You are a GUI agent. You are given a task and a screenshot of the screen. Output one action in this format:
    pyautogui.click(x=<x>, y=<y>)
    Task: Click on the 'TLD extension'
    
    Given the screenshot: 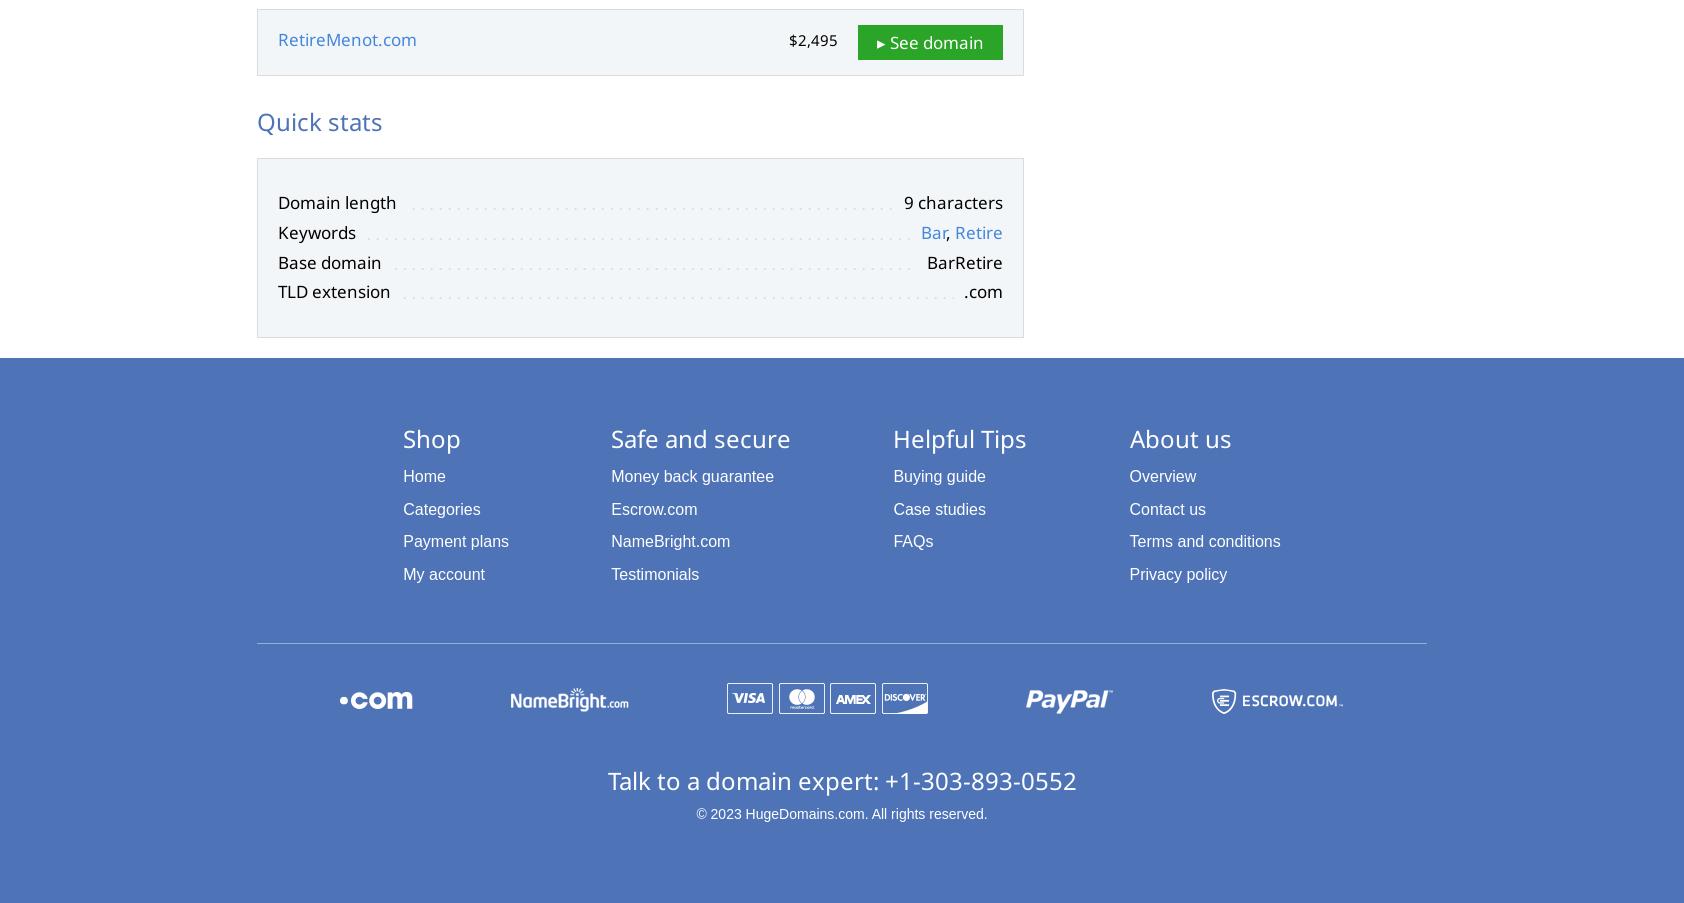 What is the action you would take?
    pyautogui.click(x=334, y=290)
    